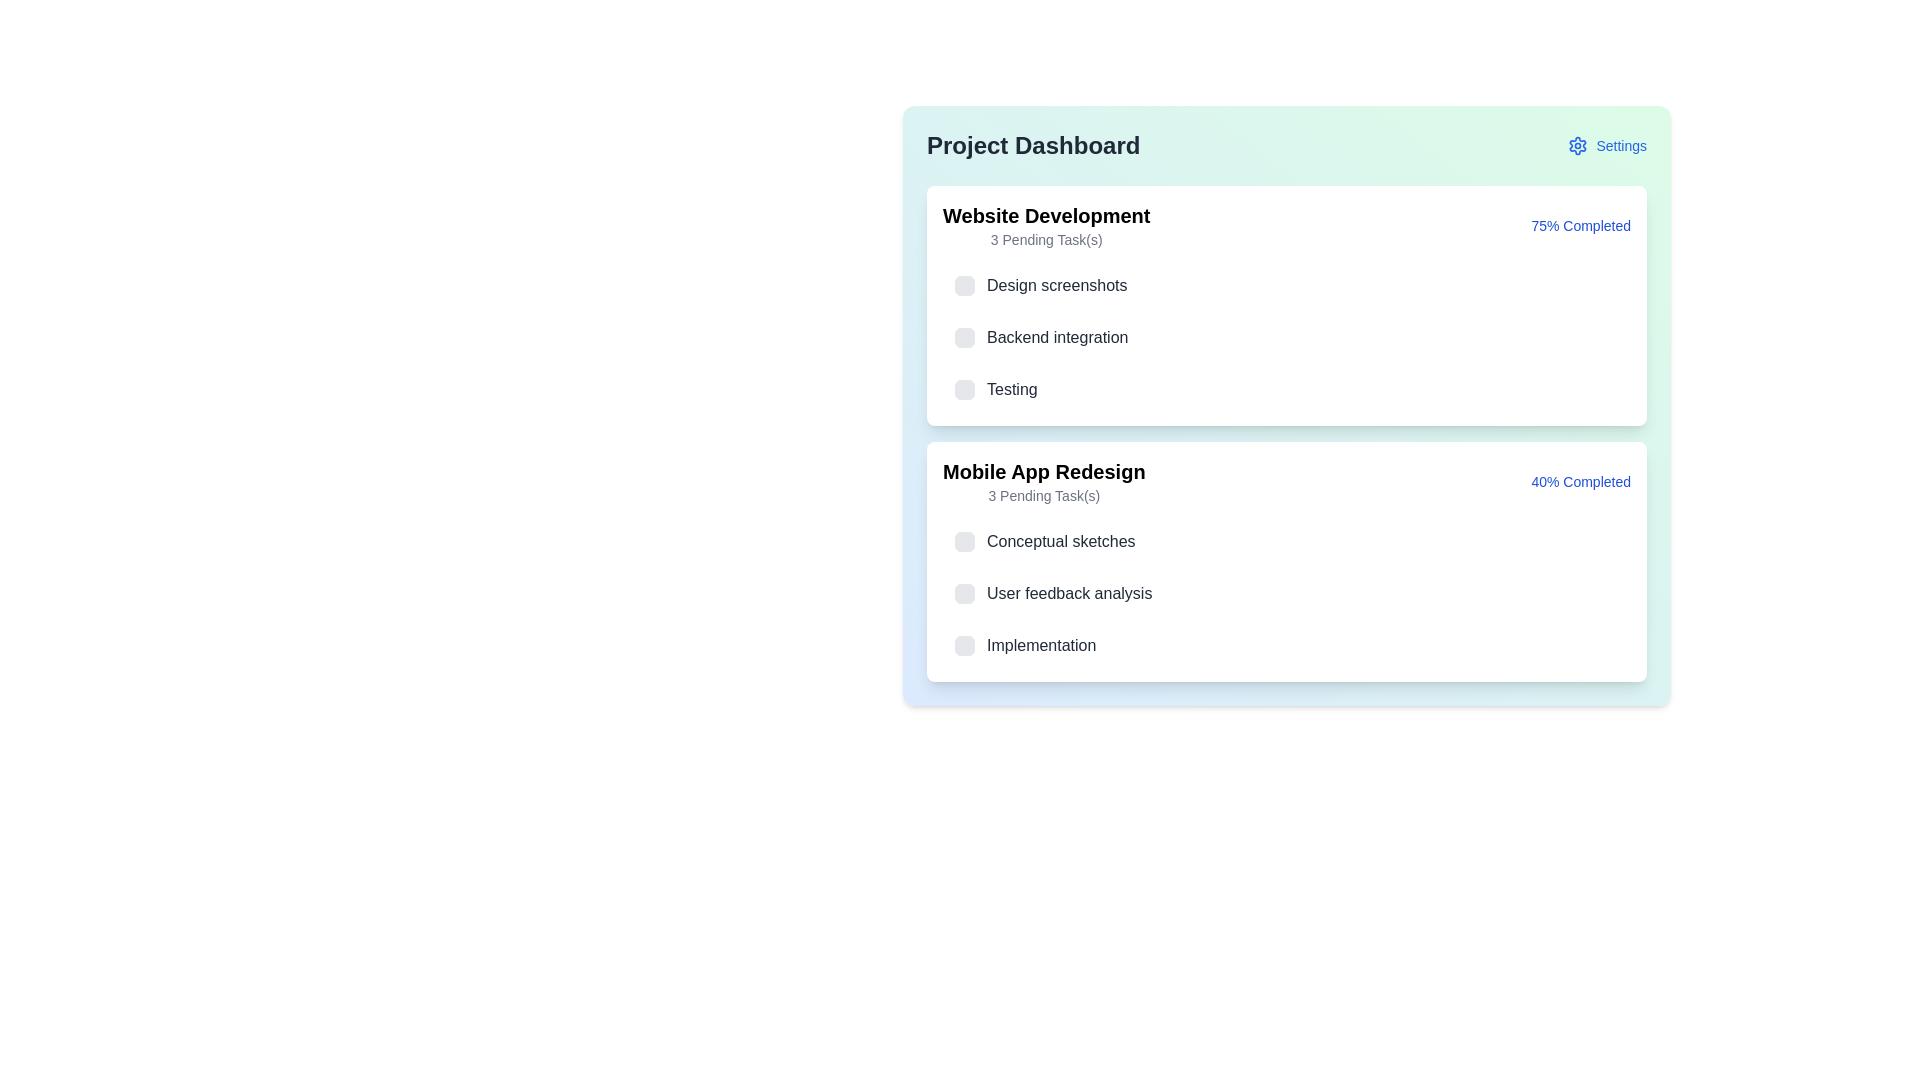 This screenshot has height=1080, width=1920. What do you see at coordinates (1286, 337) in the screenshot?
I see `list of tasks displayed in the white card titled 'Website Development', which includes interactive checkboxes for tasks such as 'Design screenshots', 'Backend integration', and 'Testing'` at bounding box center [1286, 337].